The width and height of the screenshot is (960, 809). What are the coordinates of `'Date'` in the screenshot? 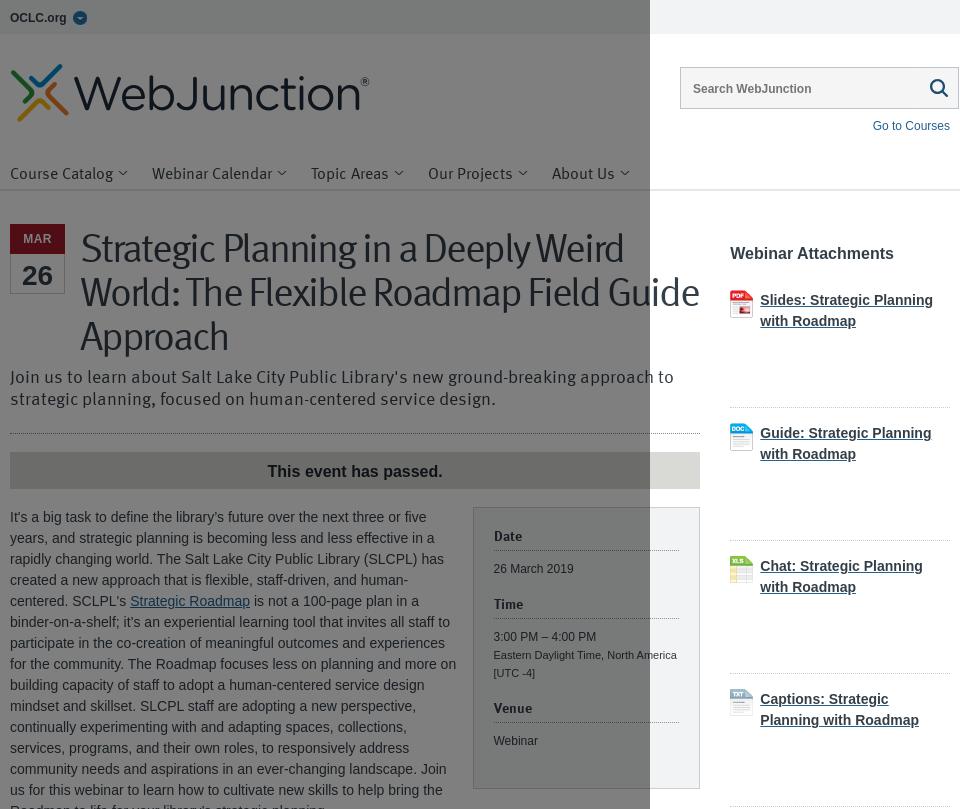 It's located at (505, 534).